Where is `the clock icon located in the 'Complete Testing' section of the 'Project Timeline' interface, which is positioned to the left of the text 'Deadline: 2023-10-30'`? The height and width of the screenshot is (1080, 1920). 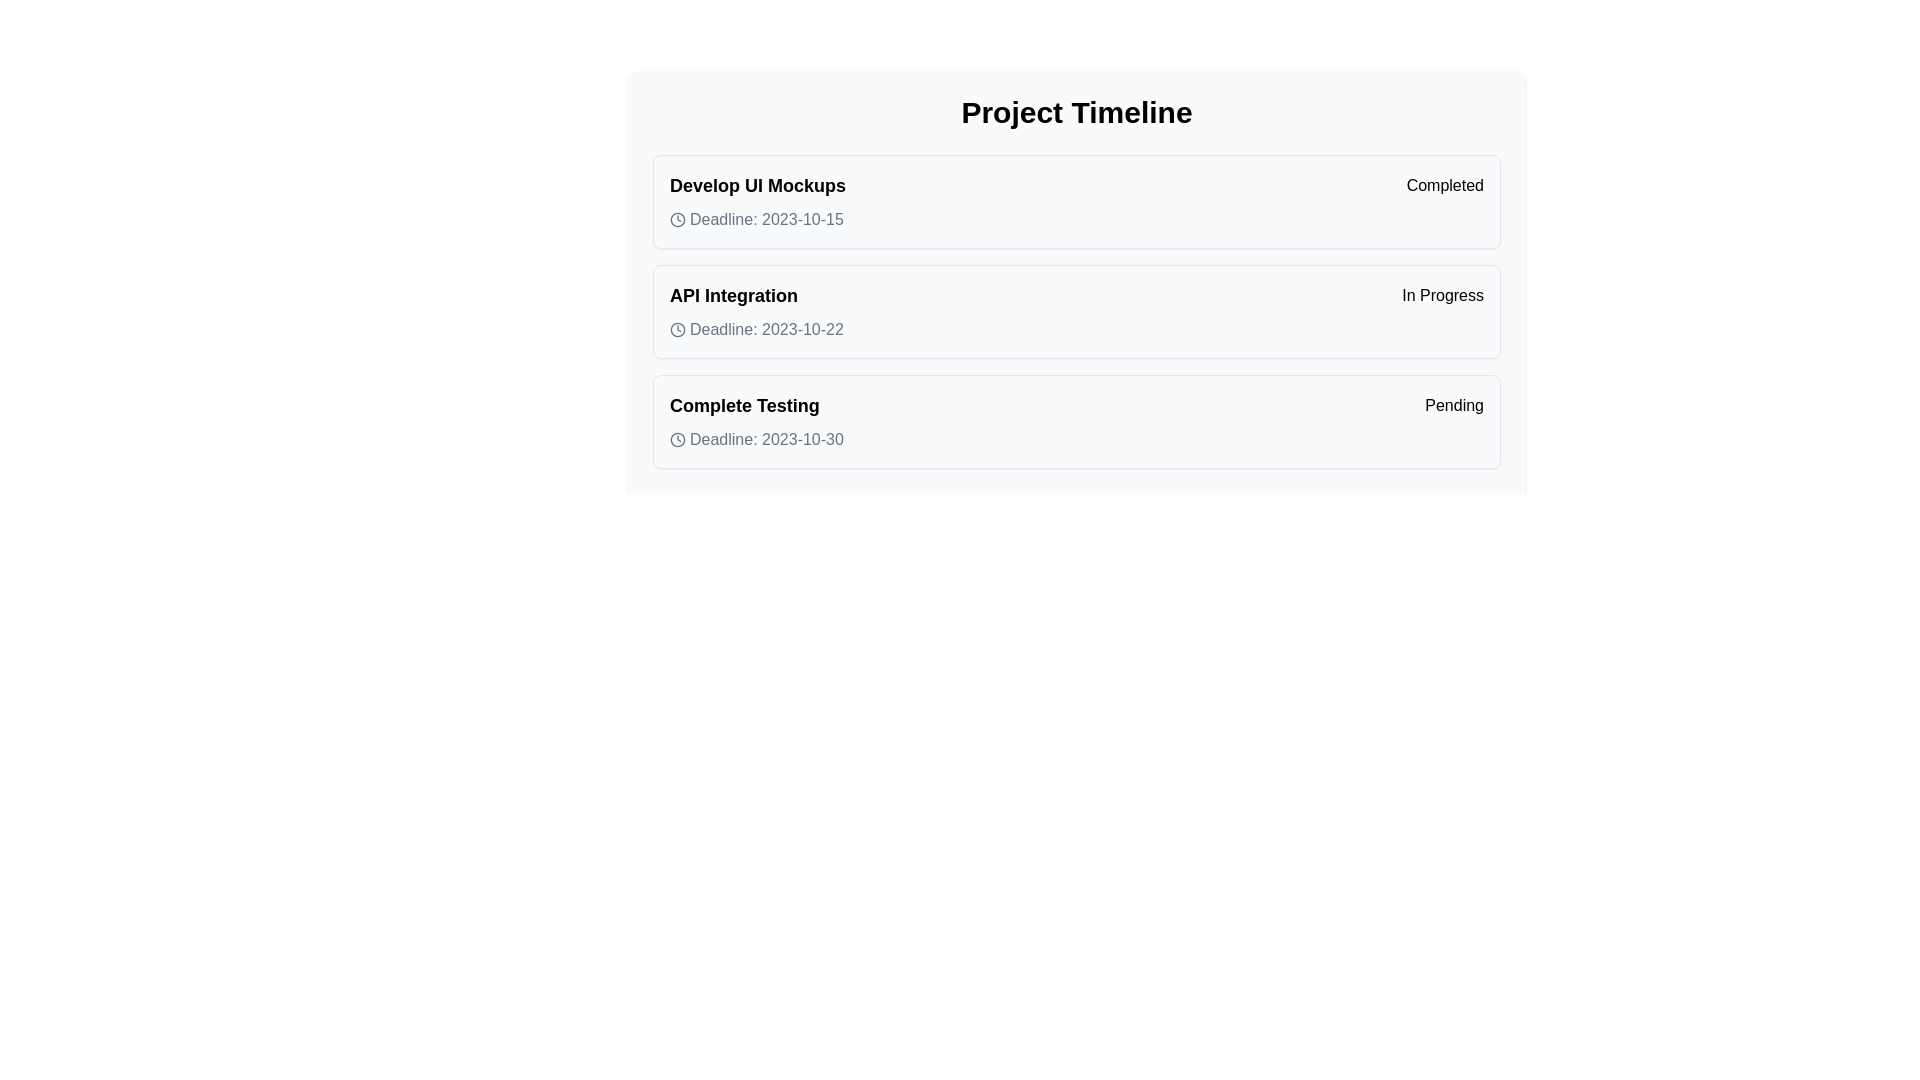
the clock icon located in the 'Complete Testing' section of the 'Project Timeline' interface, which is positioned to the left of the text 'Deadline: 2023-10-30' is located at coordinates (677, 438).